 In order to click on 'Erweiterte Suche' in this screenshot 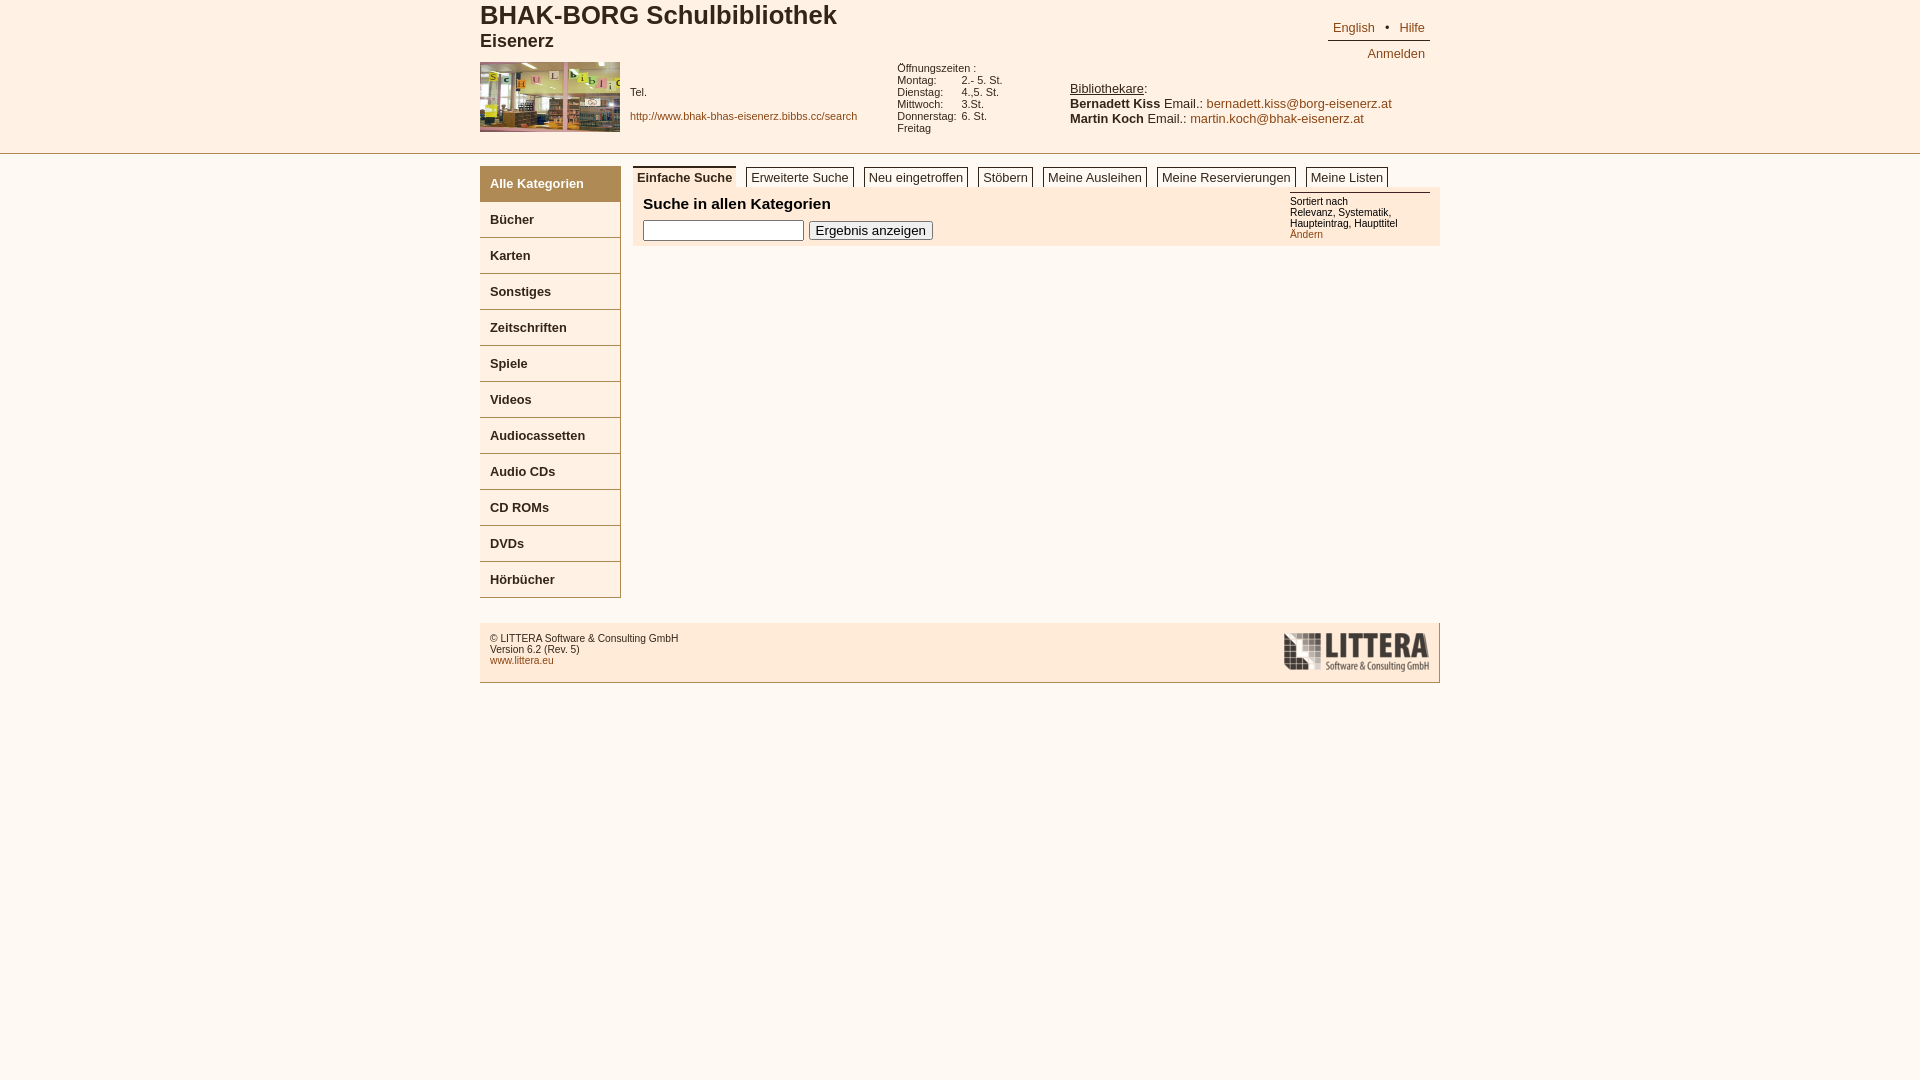, I will do `click(798, 176)`.